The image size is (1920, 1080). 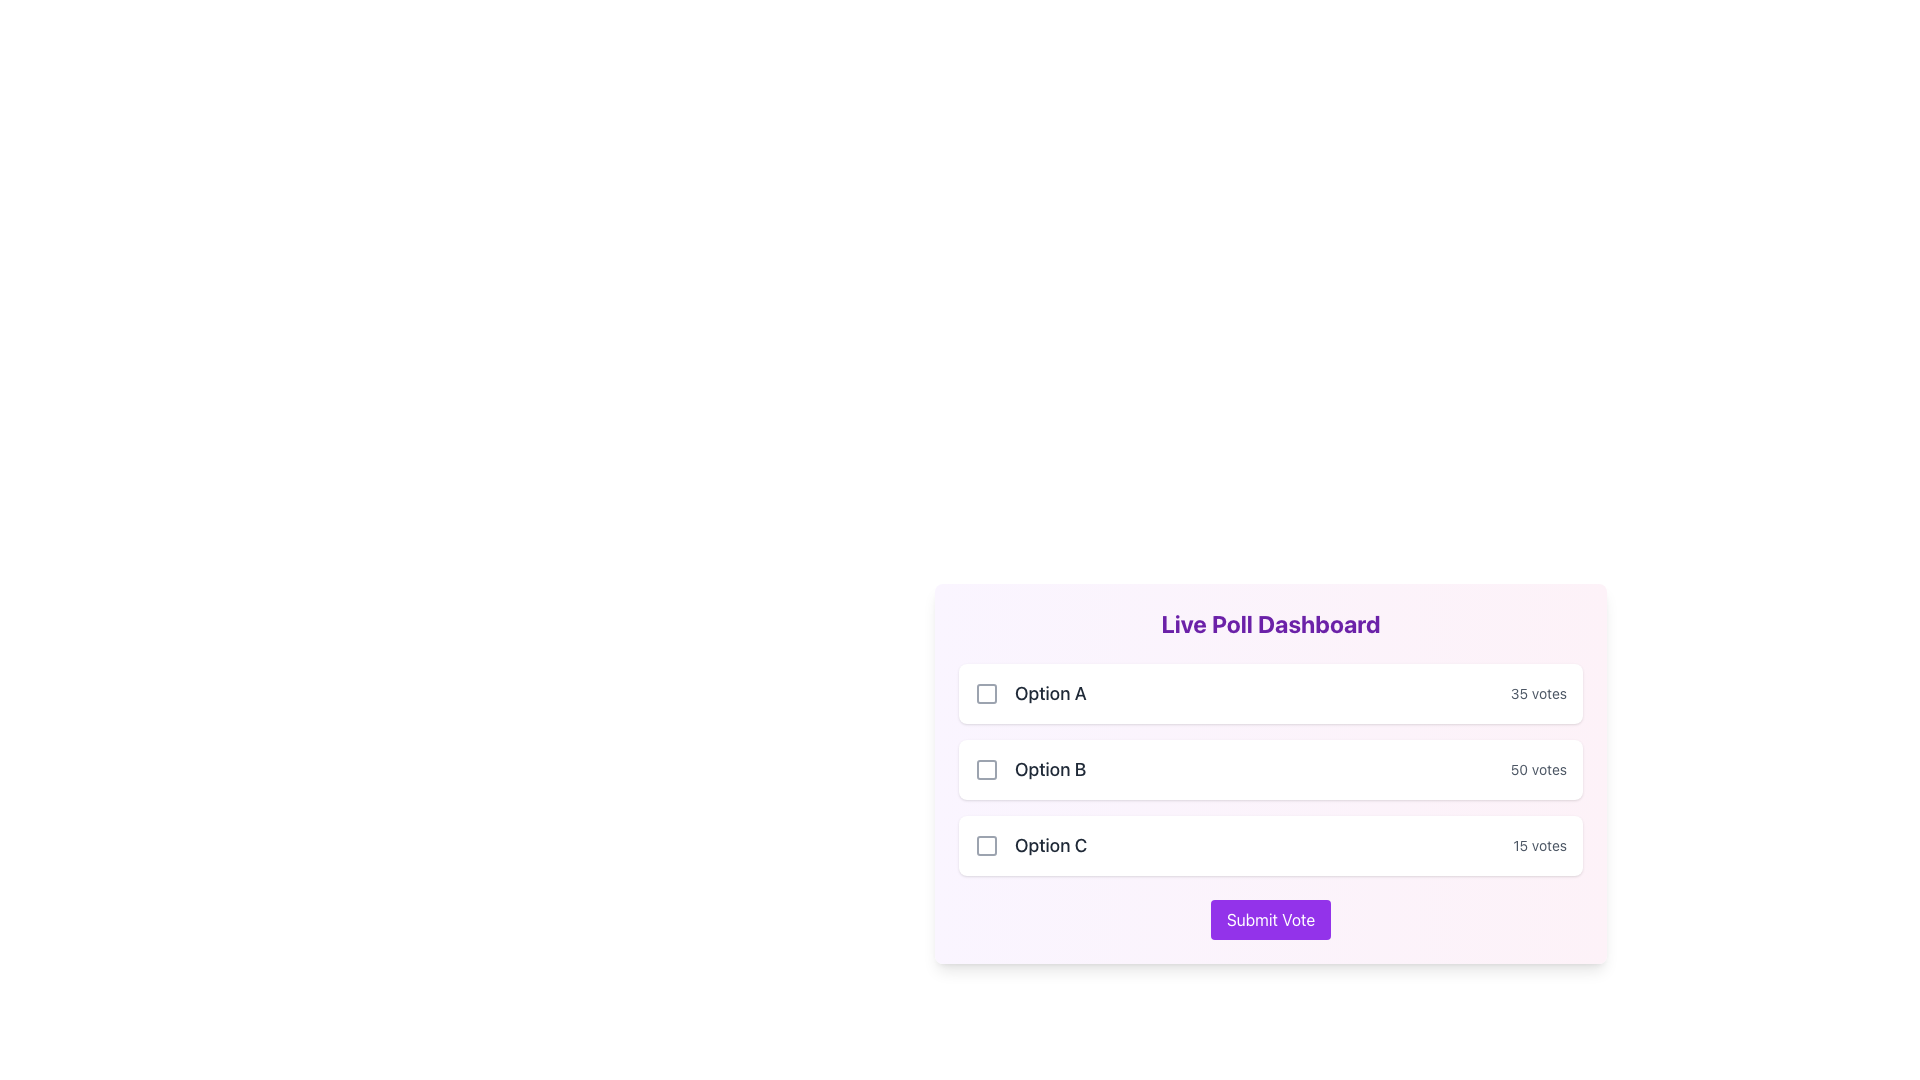 What do you see at coordinates (1030, 693) in the screenshot?
I see `the 'Option A' text label to interact with the associated checkbox option in the poll interface` at bounding box center [1030, 693].